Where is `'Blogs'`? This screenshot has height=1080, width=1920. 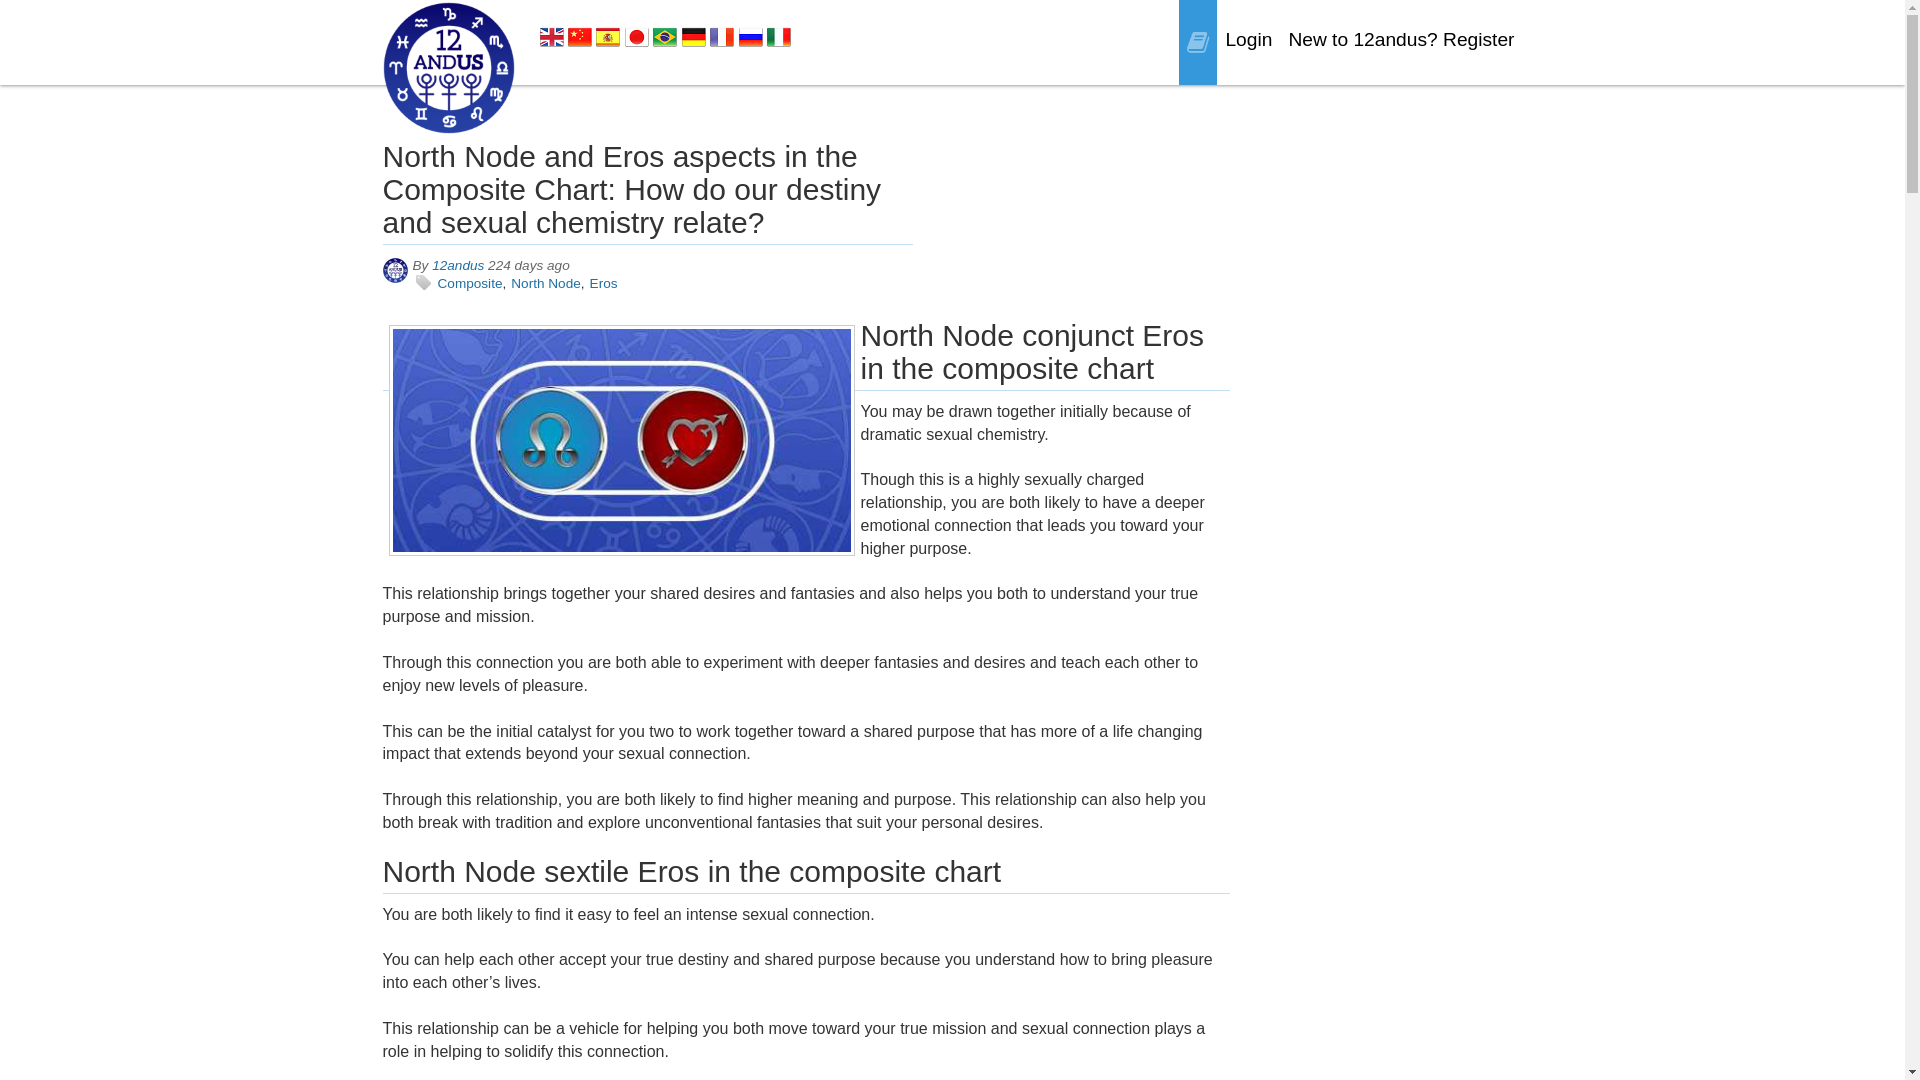
'Blogs' is located at coordinates (1198, 44).